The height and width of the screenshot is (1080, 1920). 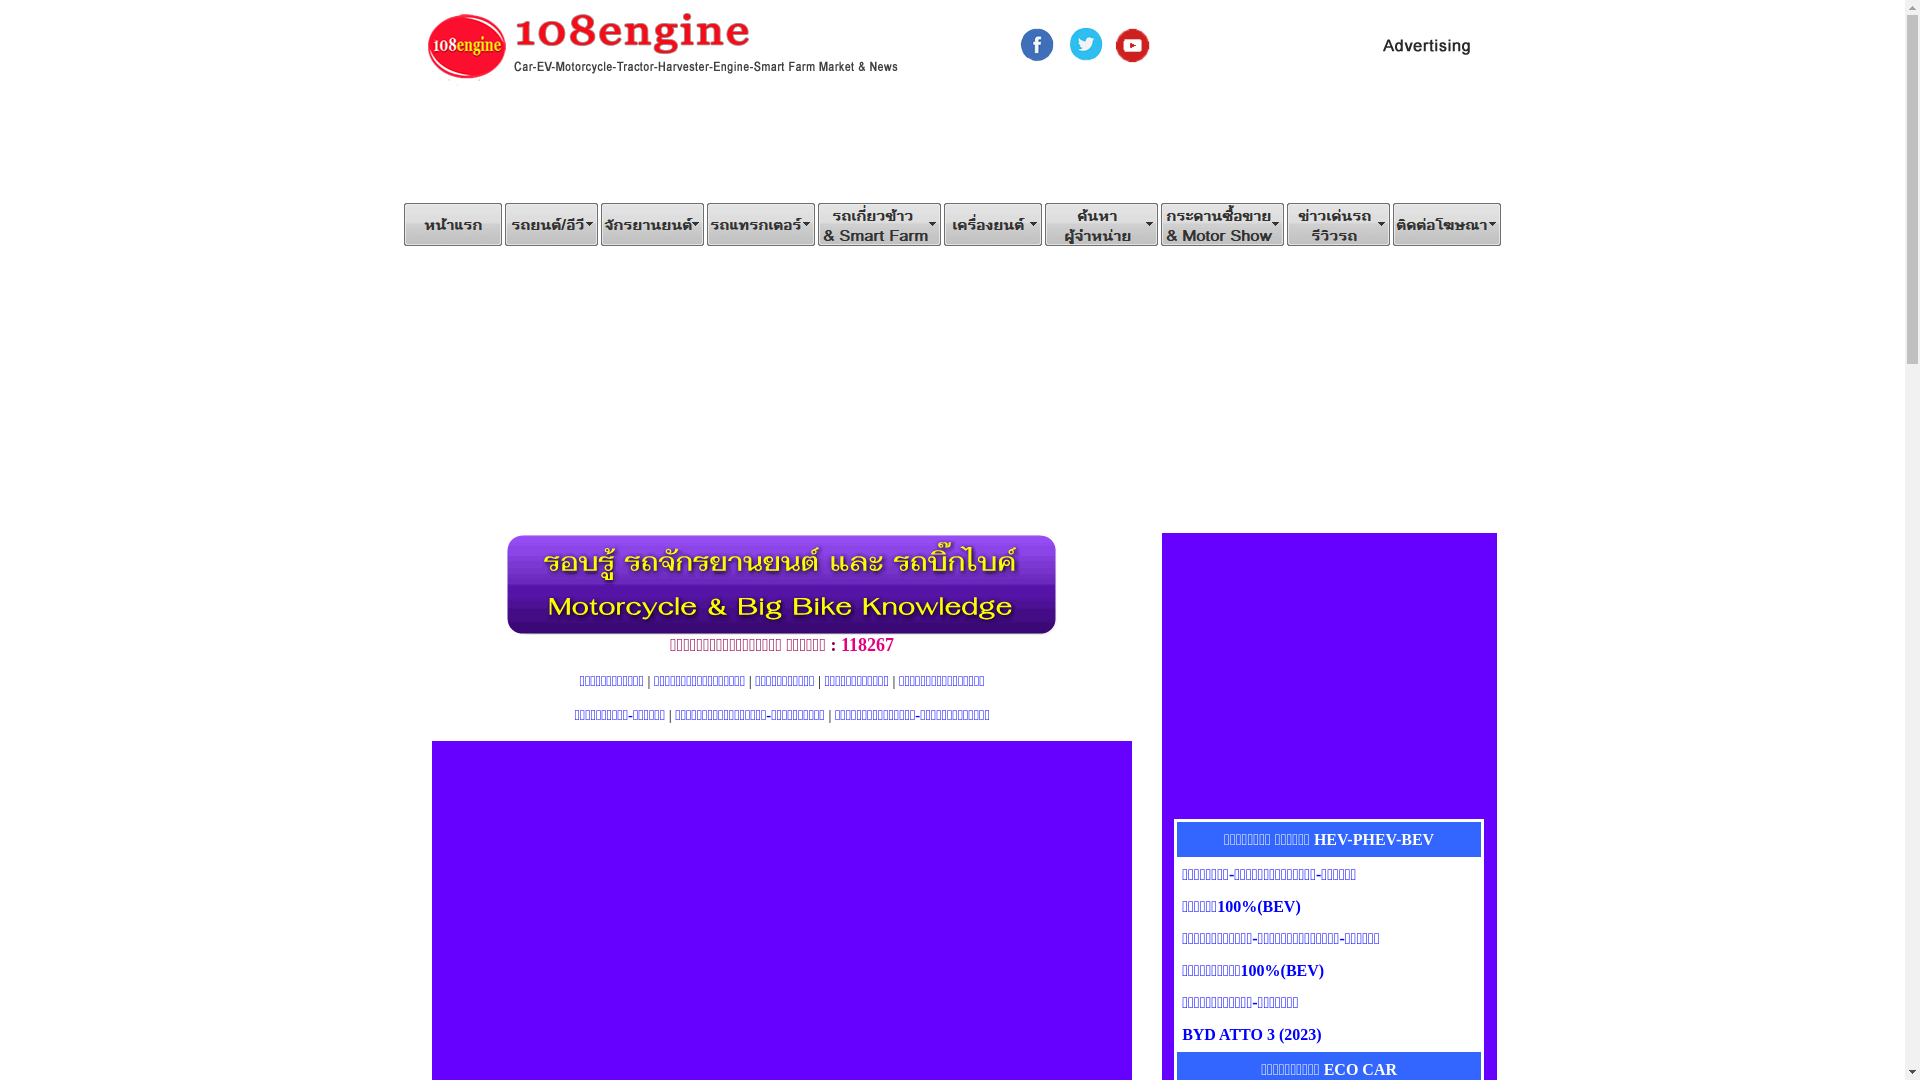 What do you see at coordinates (1037, 43) in the screenshot?
I see `'Facebook108engine'` at bounding box center [1037, 43].